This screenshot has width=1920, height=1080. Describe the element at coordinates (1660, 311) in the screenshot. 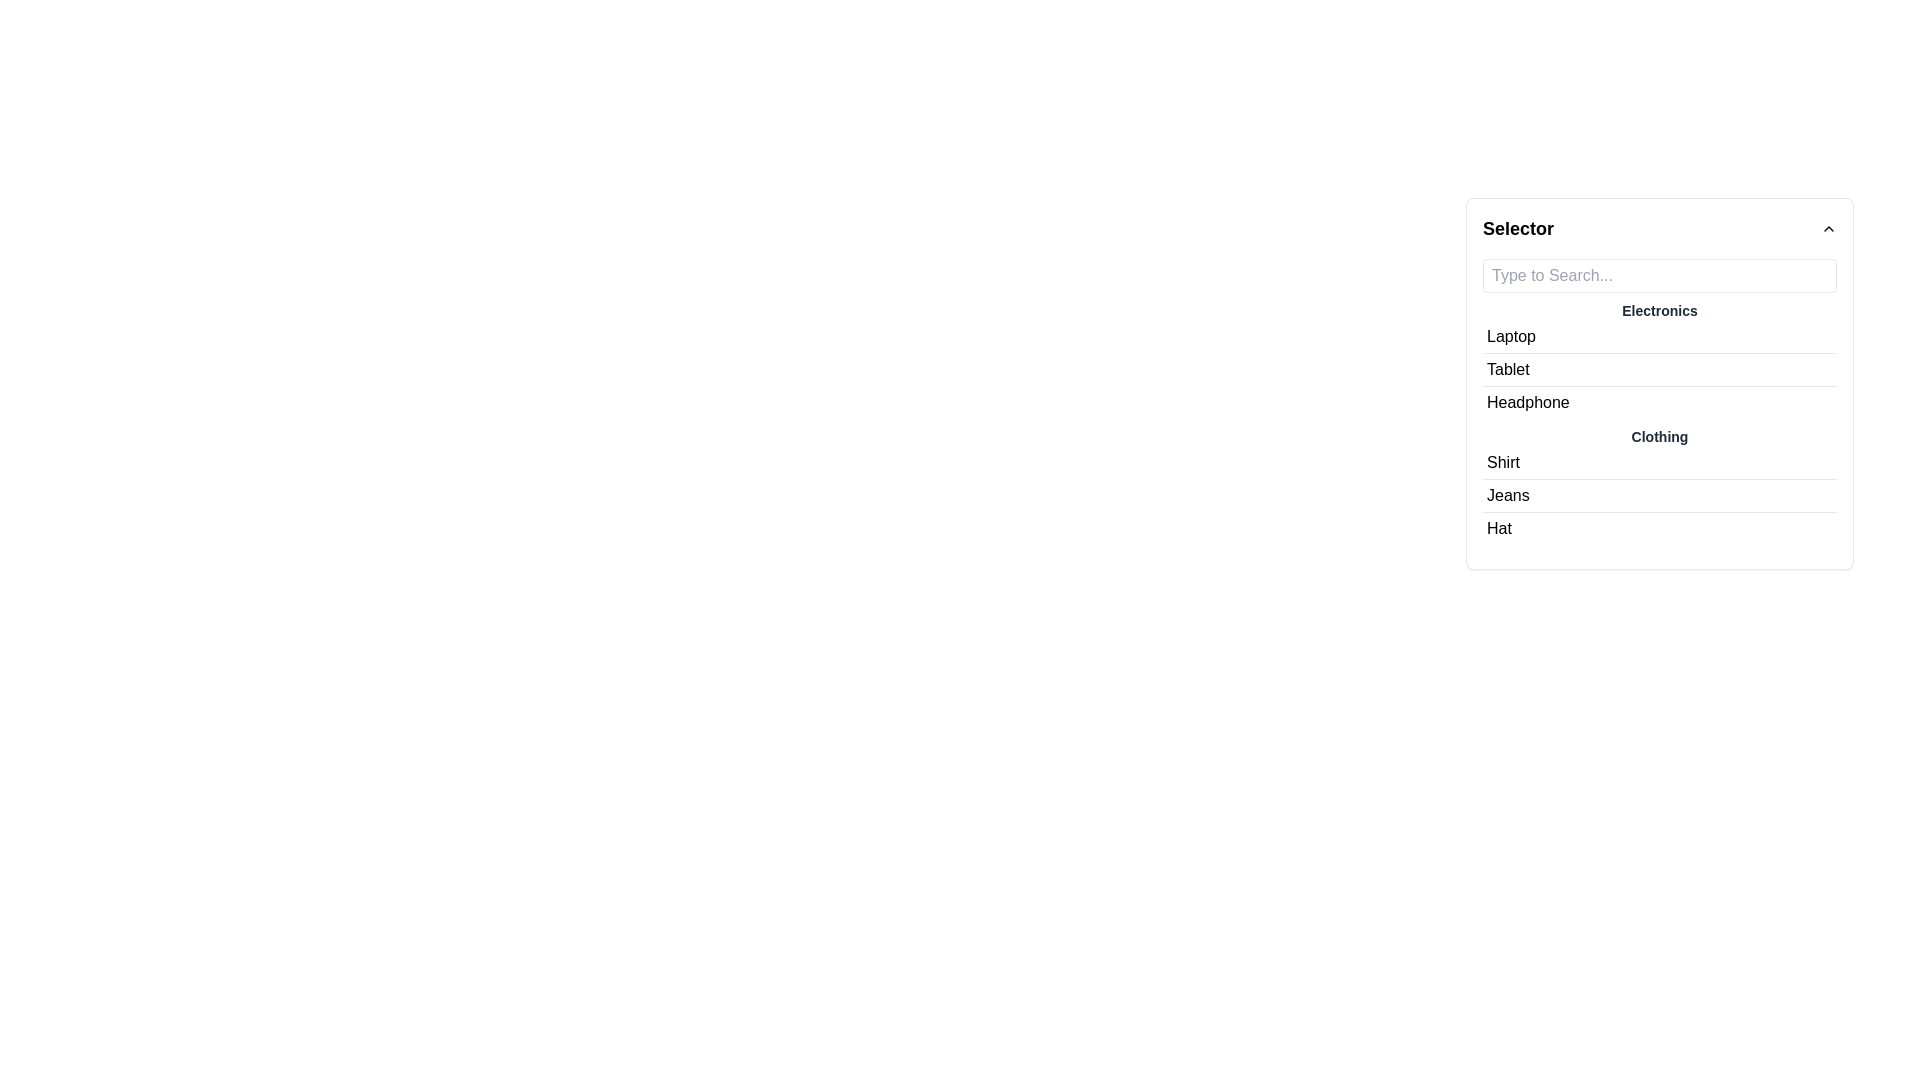

I see `the 'Electronics' category label located at the top of the drop-down section under the 'Selector' header` at that location.